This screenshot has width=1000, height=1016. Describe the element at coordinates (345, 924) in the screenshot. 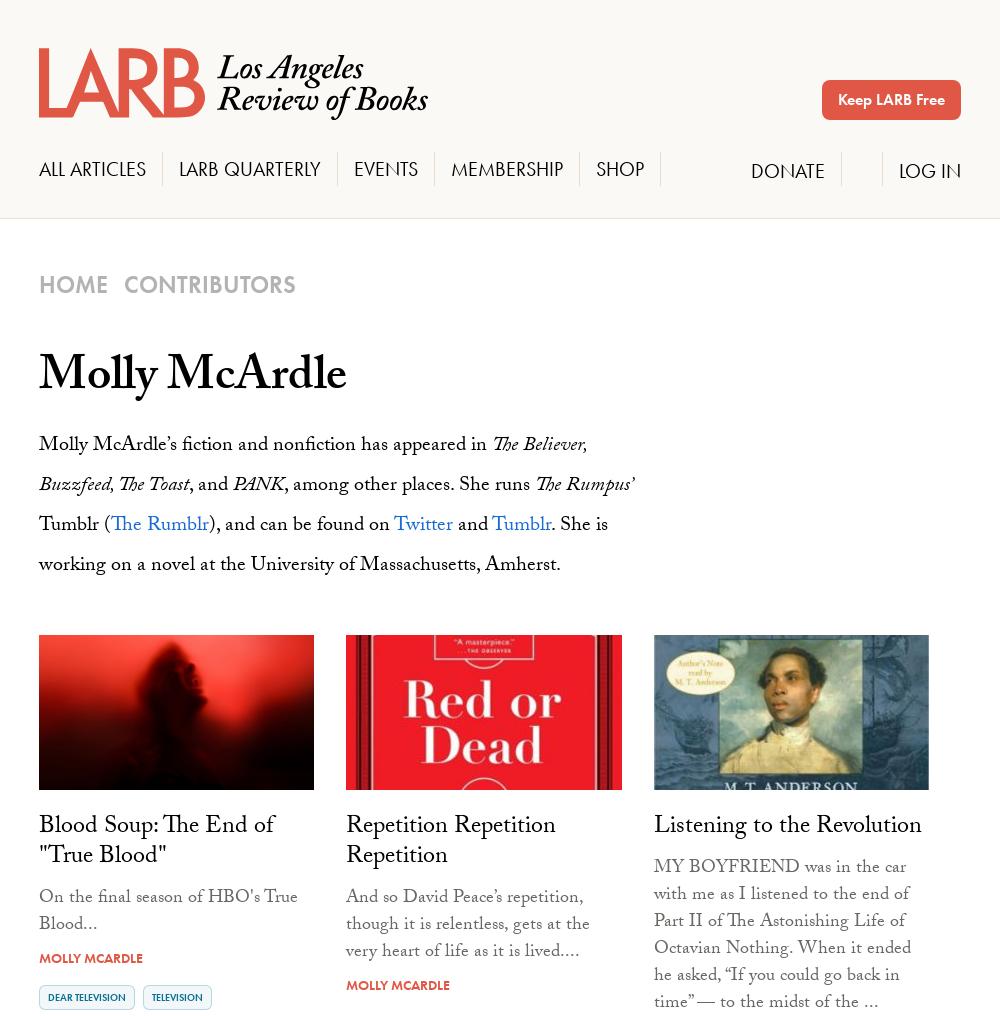

I see `'And so David Peace’s repetition, though it is relentless, gets at the very heart of life as it is lived....'` at that location.